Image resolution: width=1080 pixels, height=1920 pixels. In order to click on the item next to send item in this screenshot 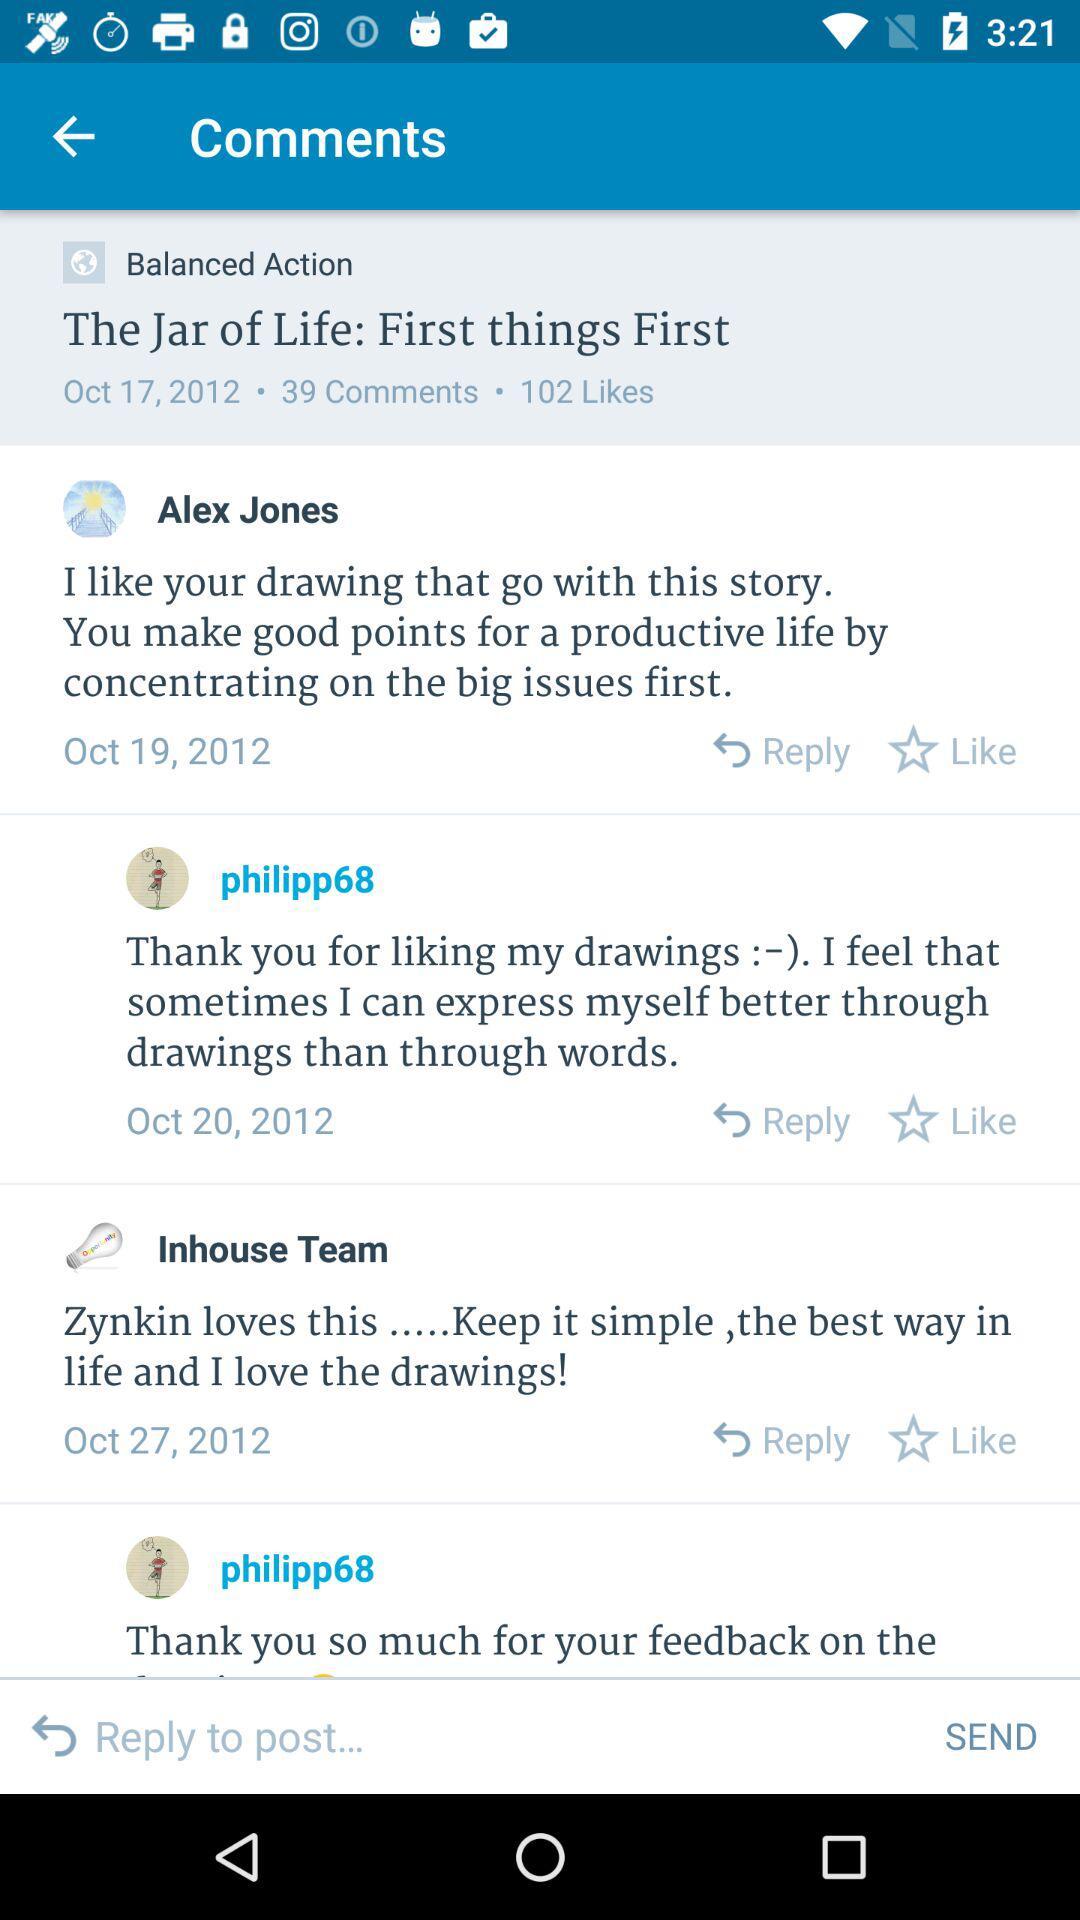, I will do `click(503, 1734)`.